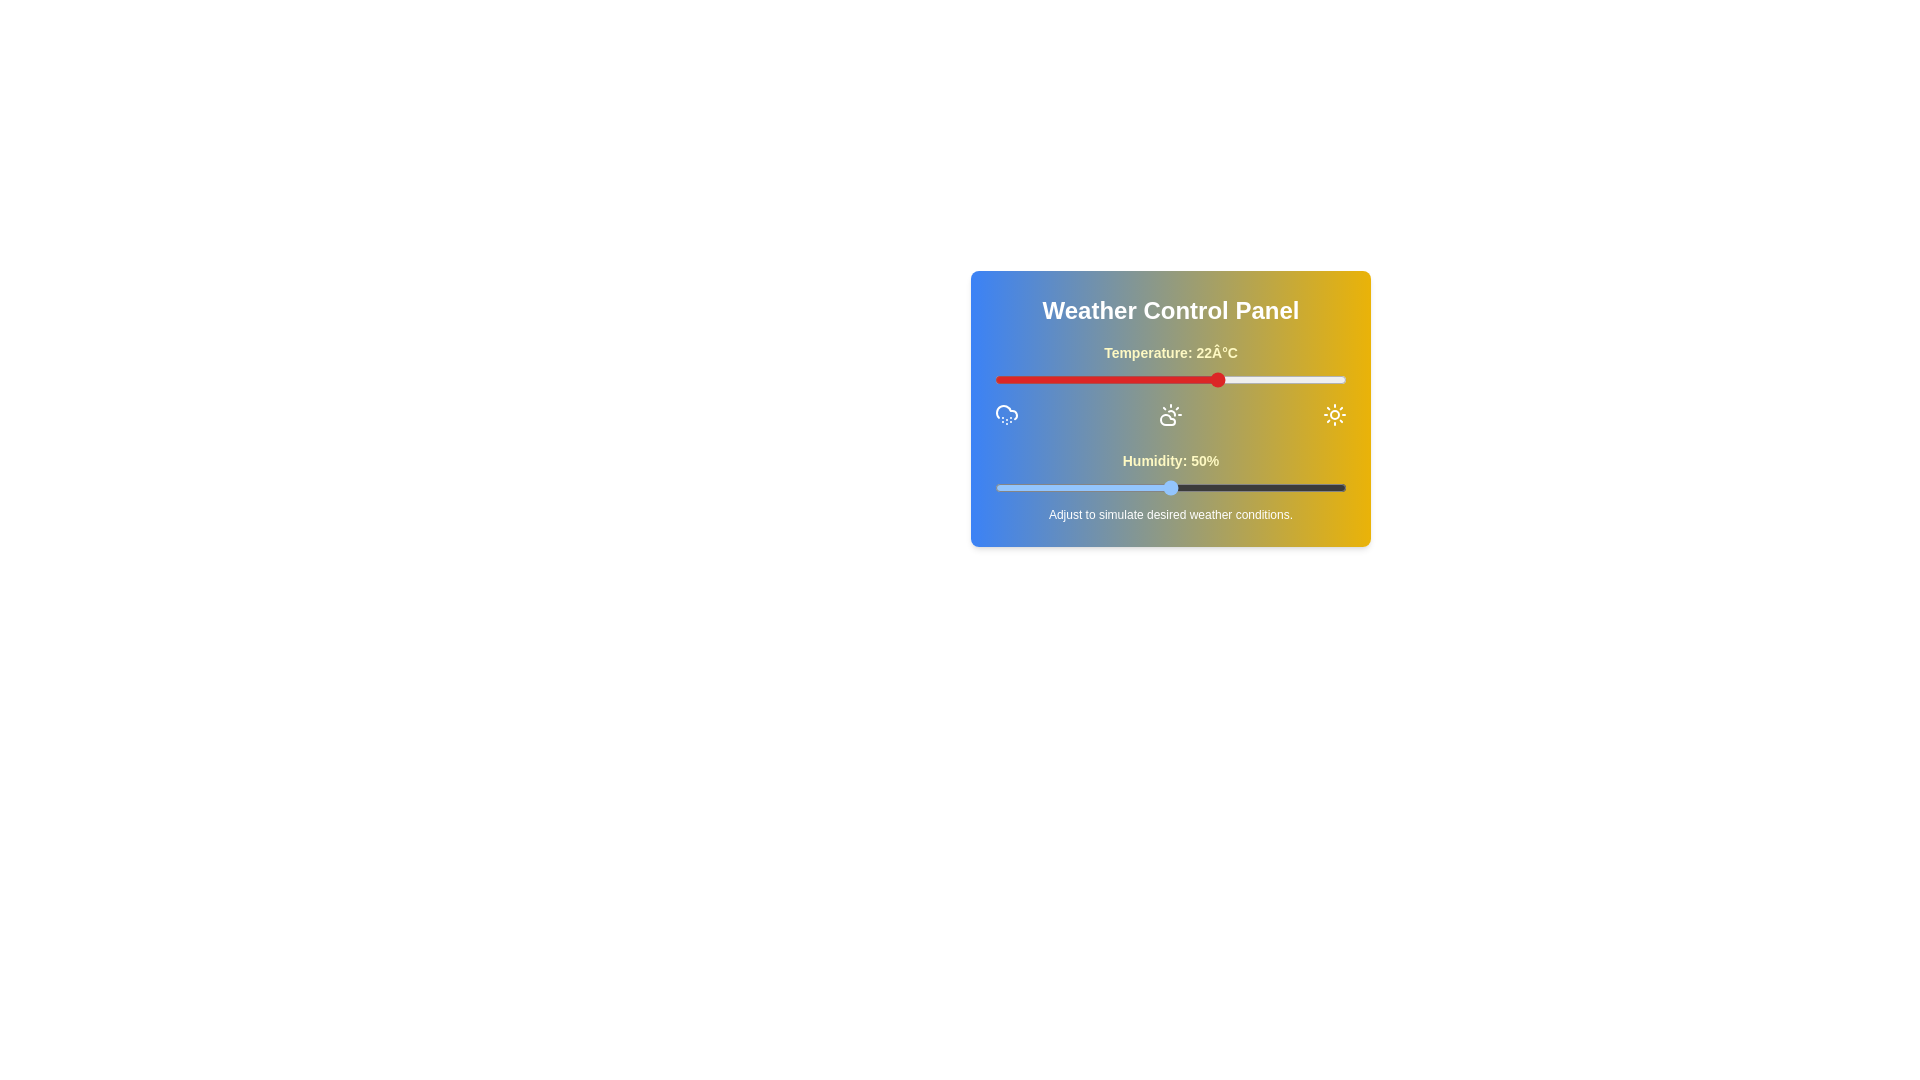 This screenshot has width=1920, height=1080. What do you see at coordinates (1318, 488) in the screenshot?
I see `humidity` at bounding box center [1318, 488].